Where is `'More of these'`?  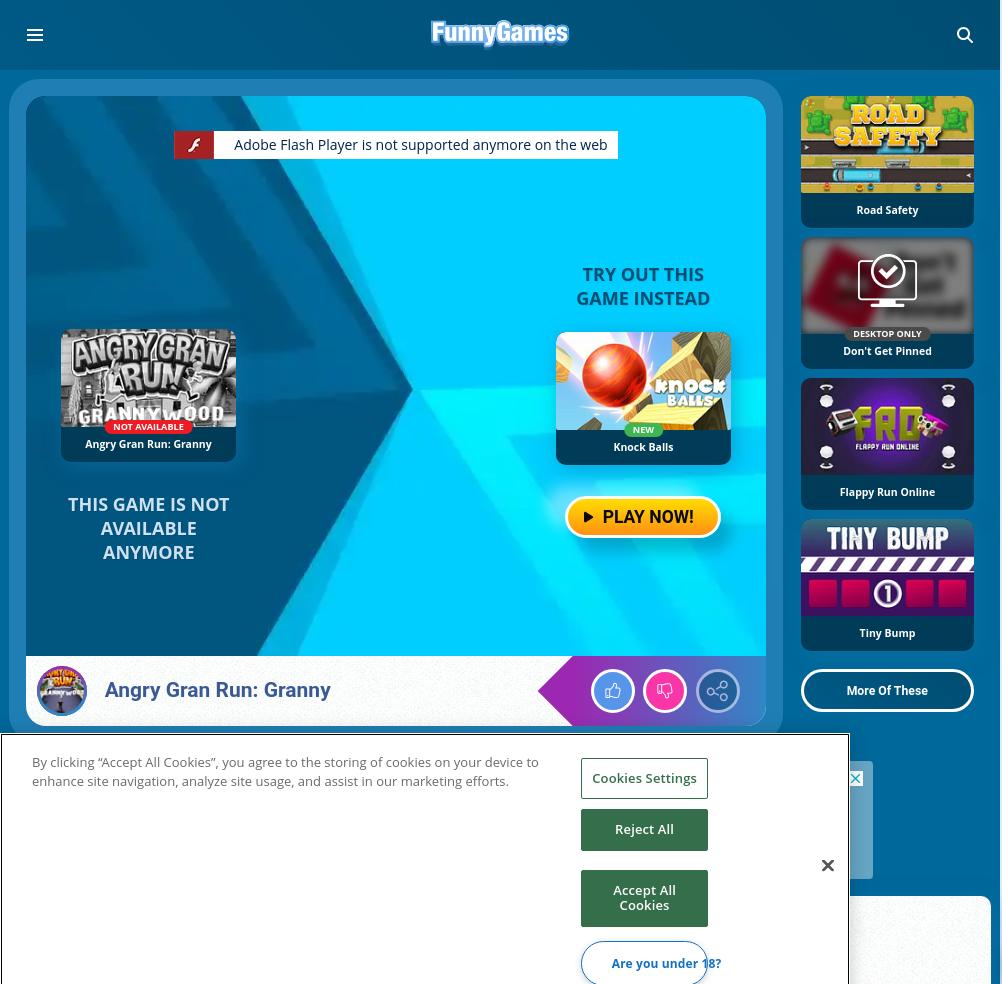 'More of these' is located at coordinates (886, 689).